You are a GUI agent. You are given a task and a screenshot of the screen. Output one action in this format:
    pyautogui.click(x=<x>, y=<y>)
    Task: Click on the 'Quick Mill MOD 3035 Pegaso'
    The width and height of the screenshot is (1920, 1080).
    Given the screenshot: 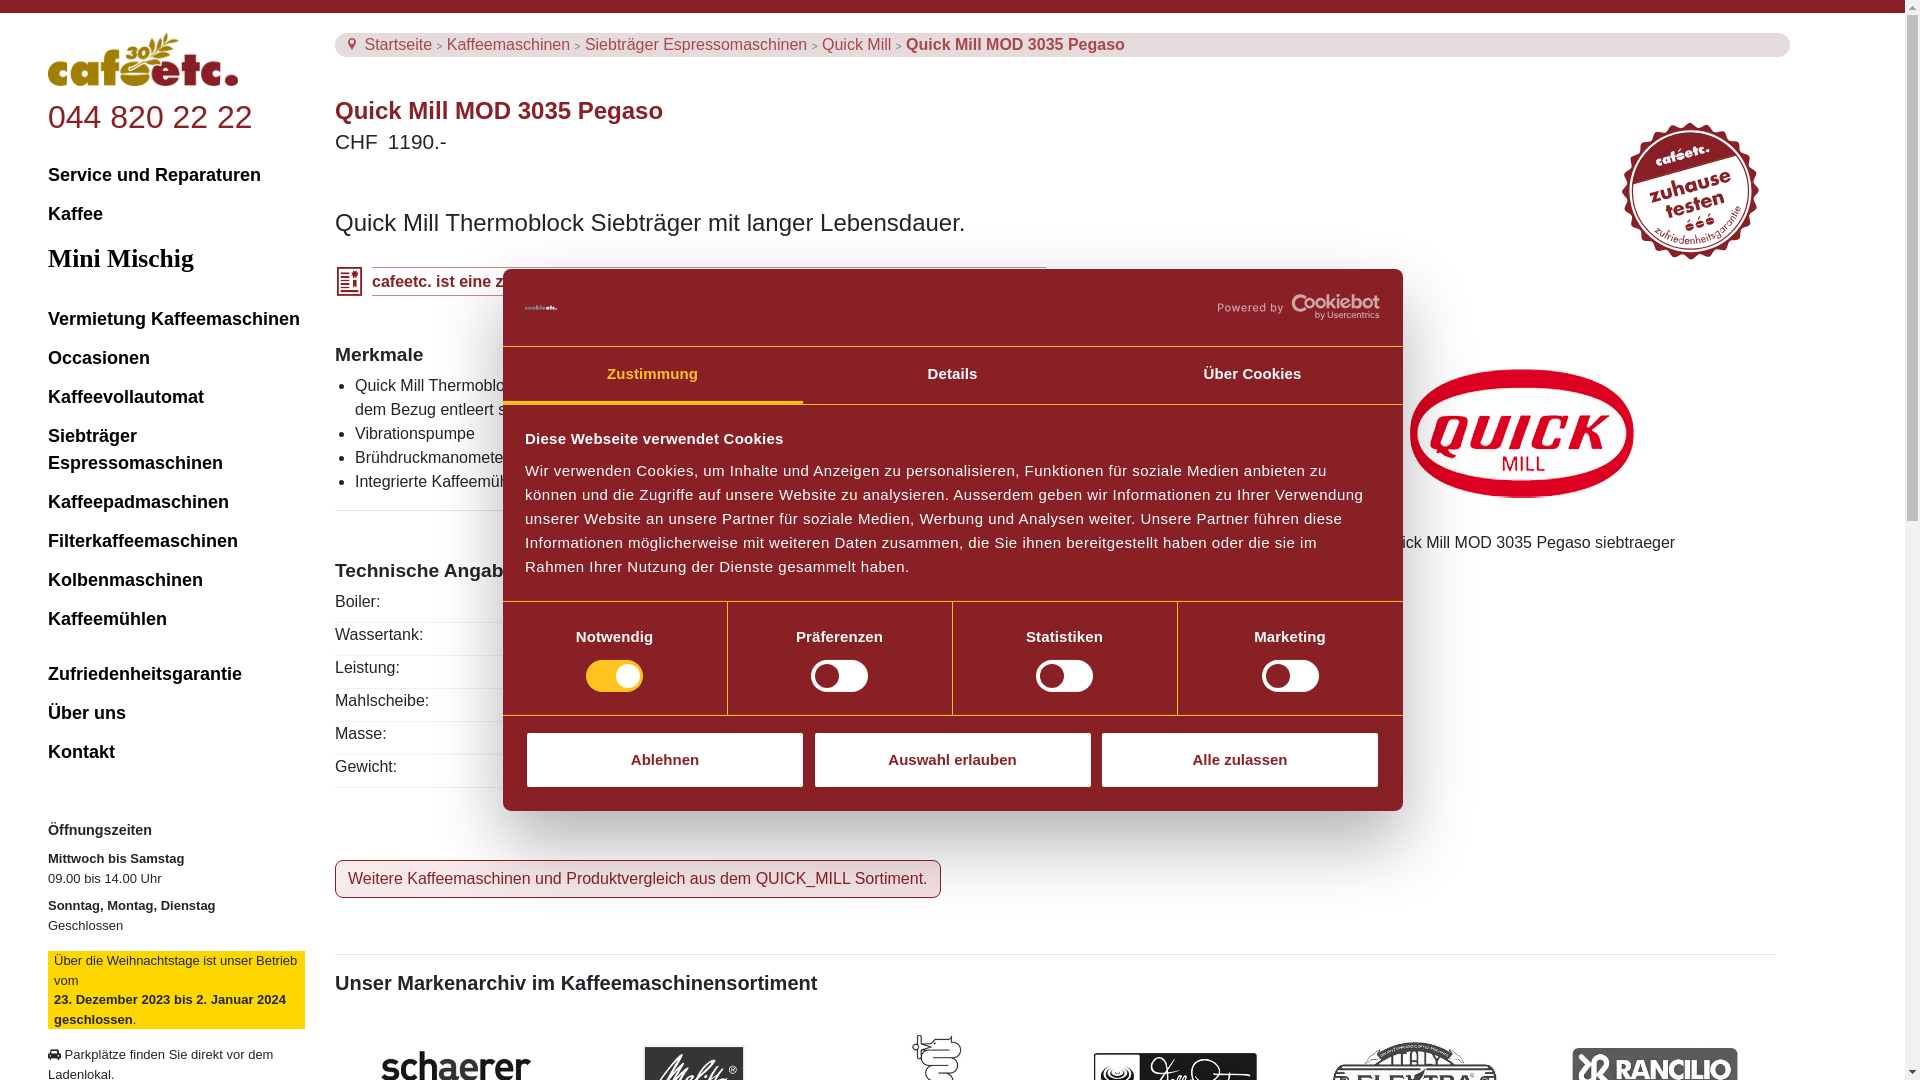 What is the action you would take?
    pyautogui.click(x=1015, y=44)
    